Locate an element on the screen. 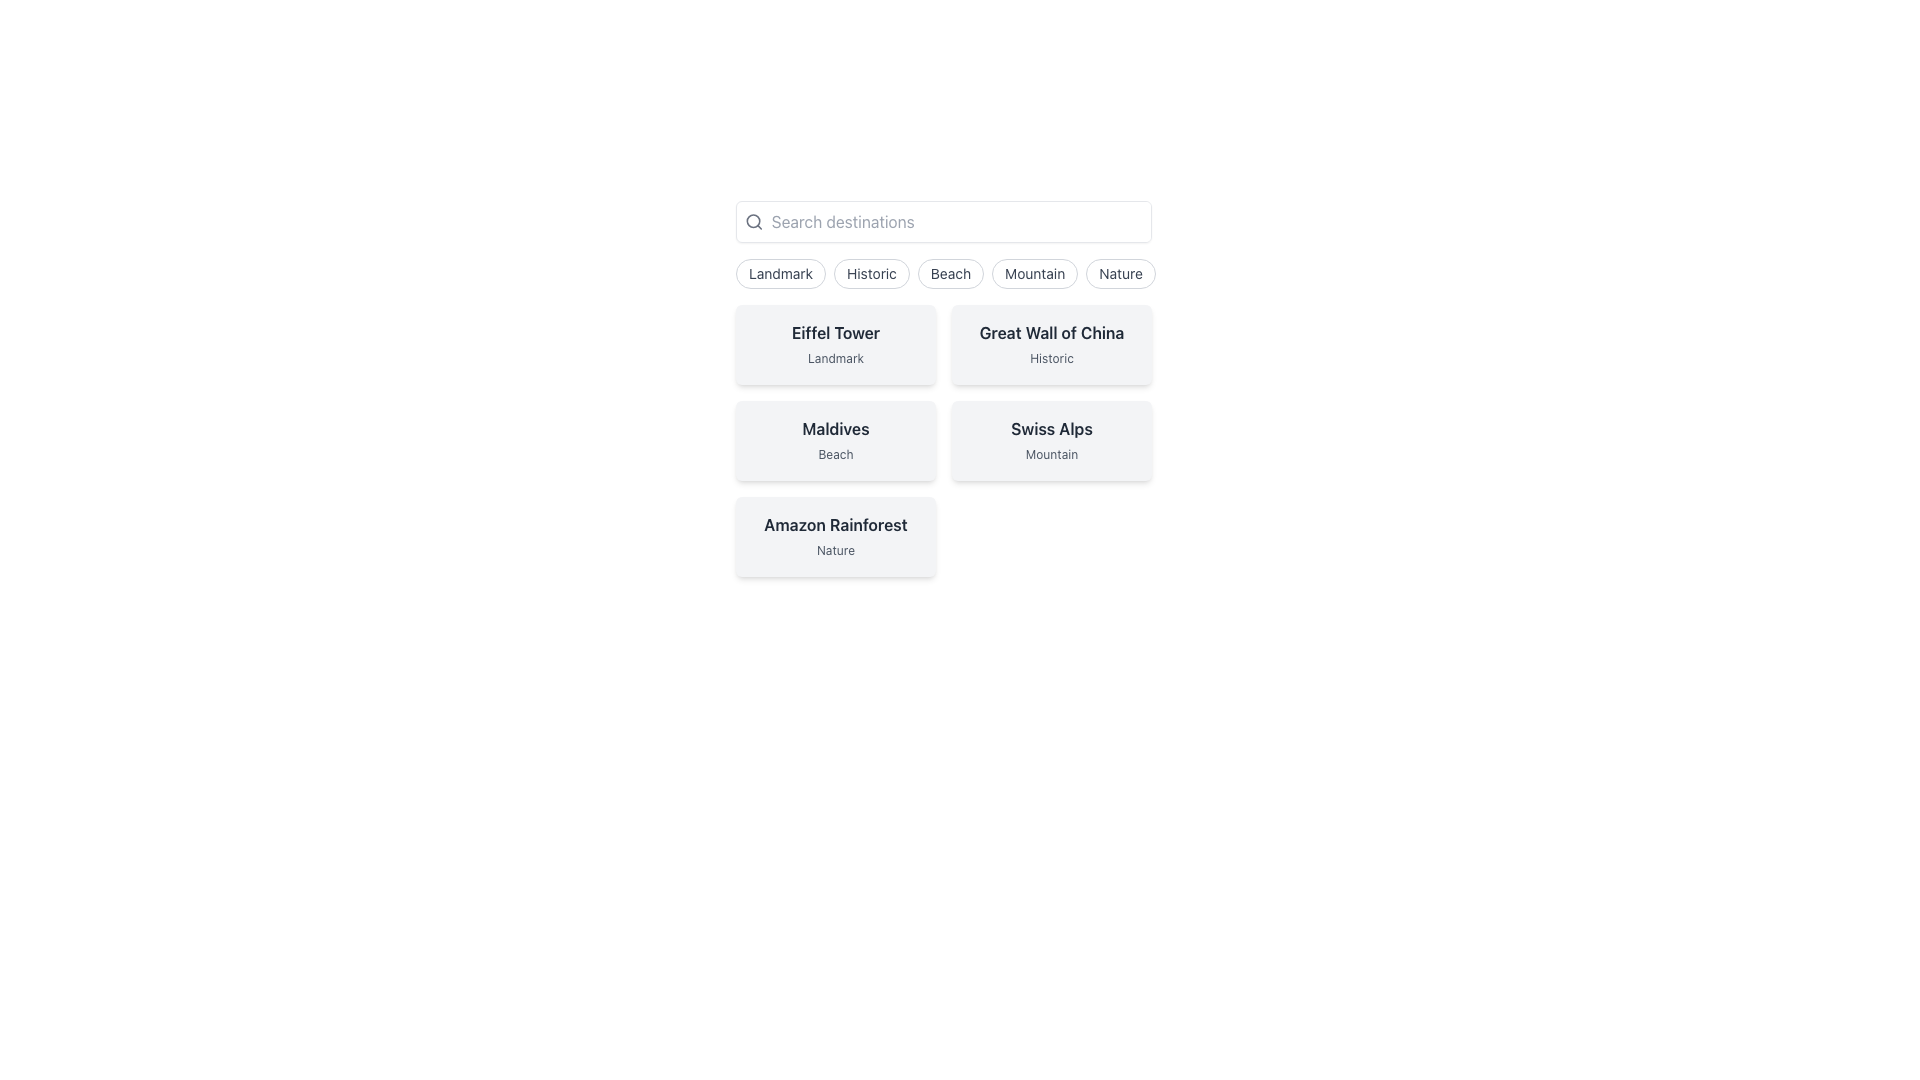 This screenshot has width=1920, height=1080. the text label reading 'Historic' which is located beneath the title 'Great Wall of China' in a card-like structure is located at coordinates (1050, 357).